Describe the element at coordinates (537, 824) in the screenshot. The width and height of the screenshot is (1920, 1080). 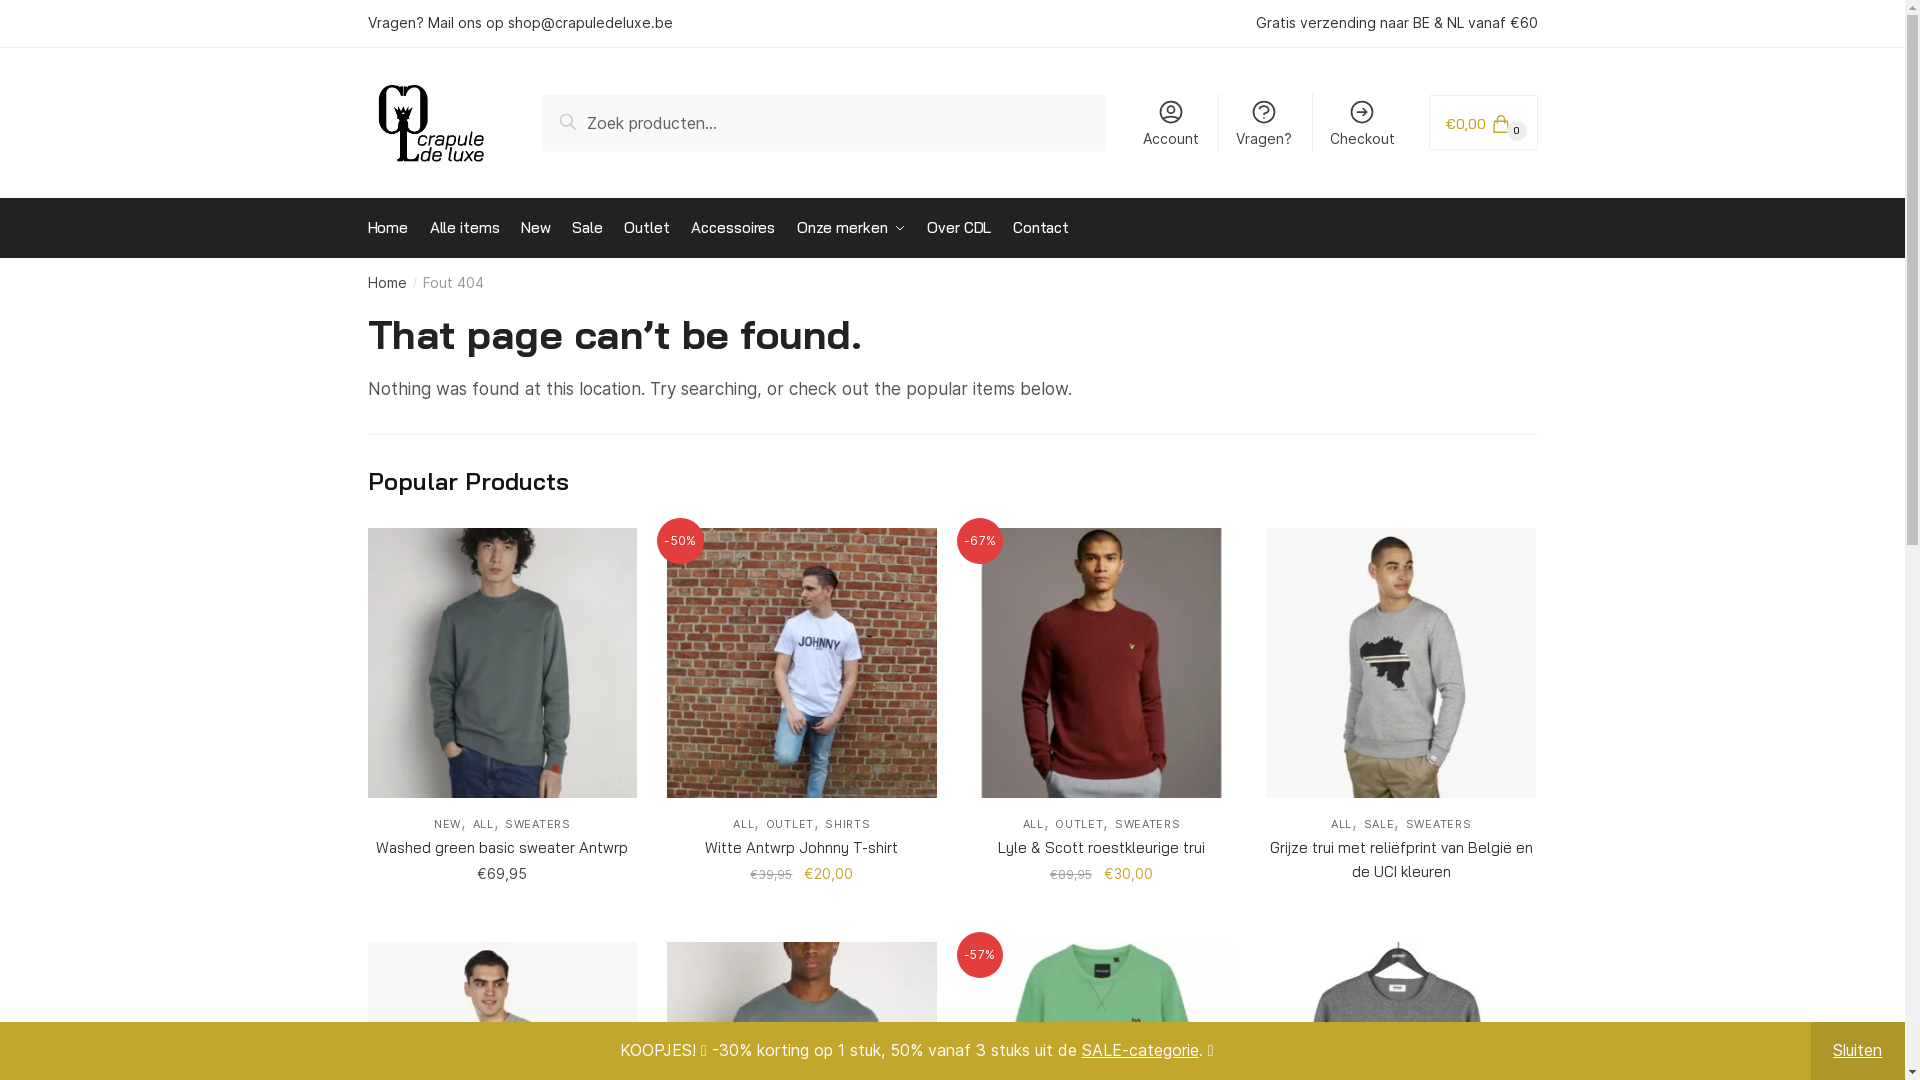
I see `'SWEATERS'` at that location.